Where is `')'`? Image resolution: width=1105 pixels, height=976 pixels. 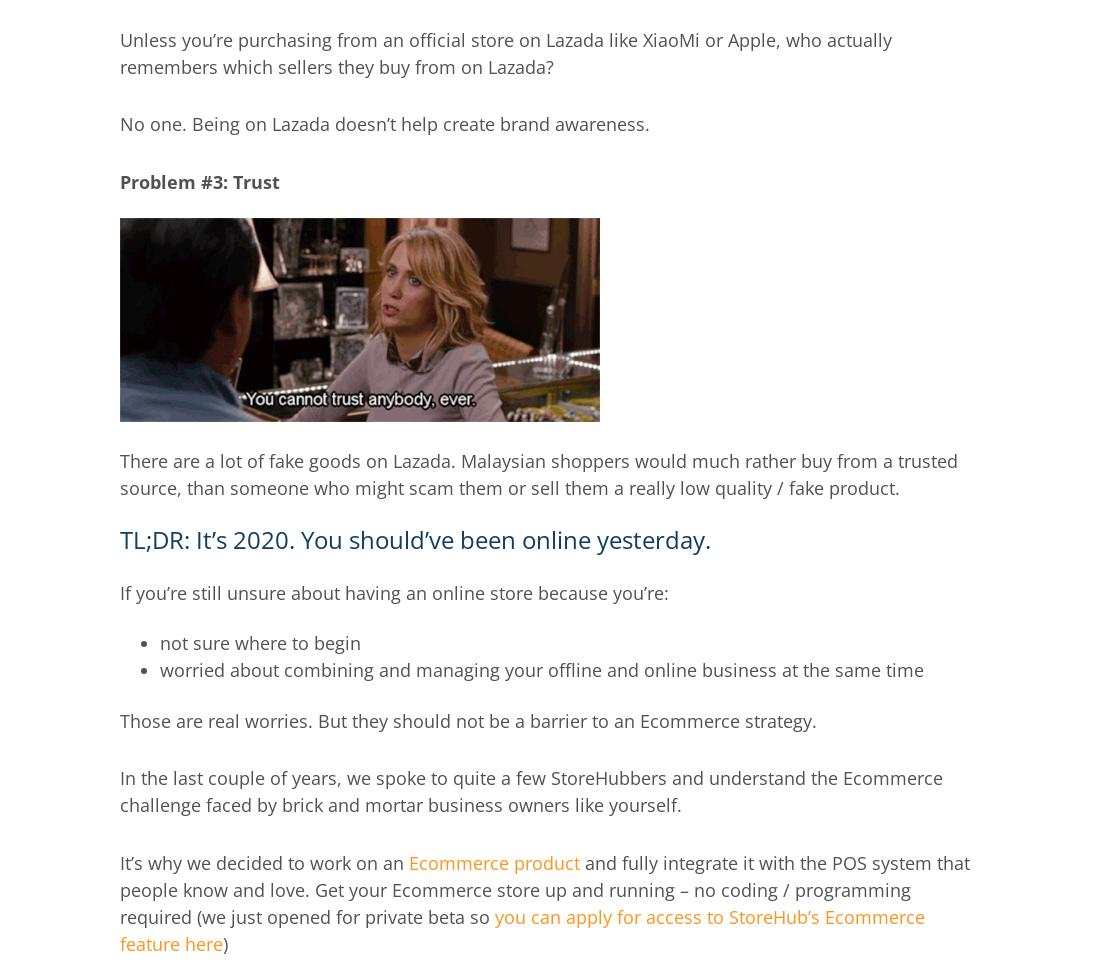 ')' is located at coordinates (225, 942).